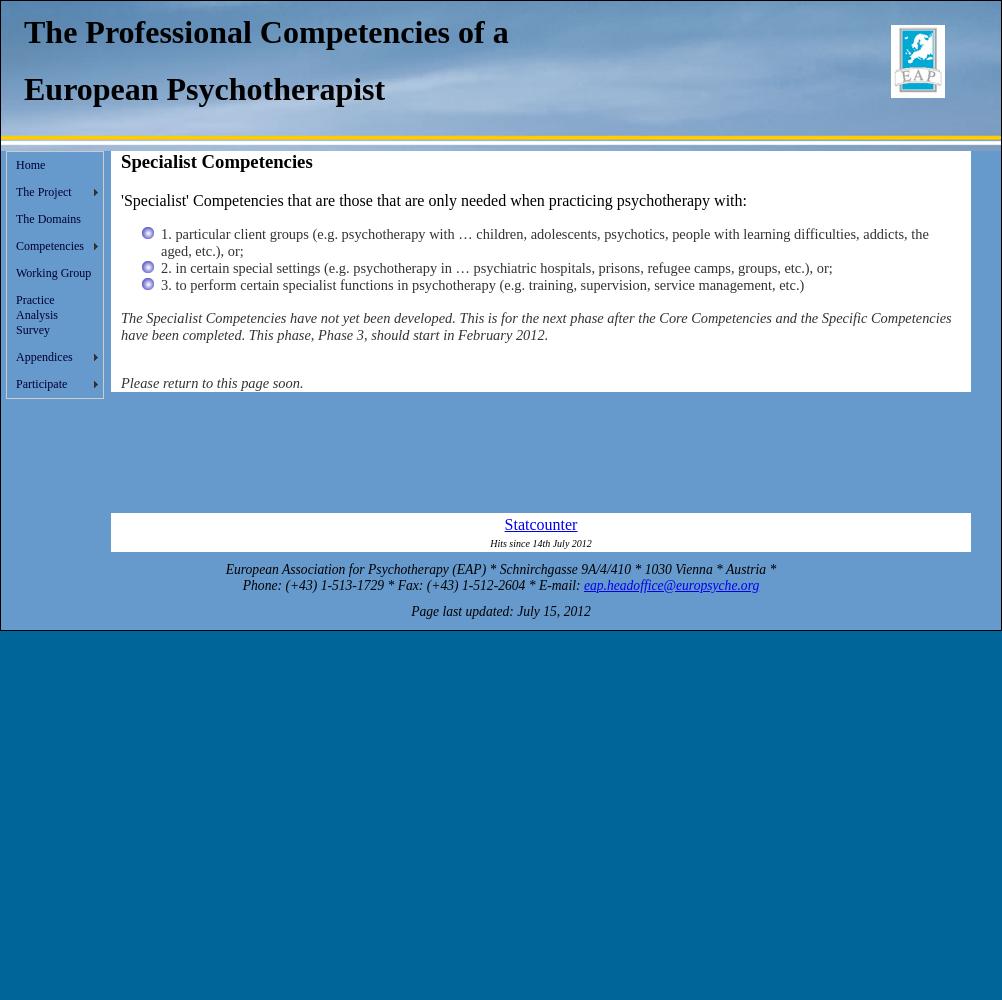  I want to click on 'Competencies', so click(49, 245).